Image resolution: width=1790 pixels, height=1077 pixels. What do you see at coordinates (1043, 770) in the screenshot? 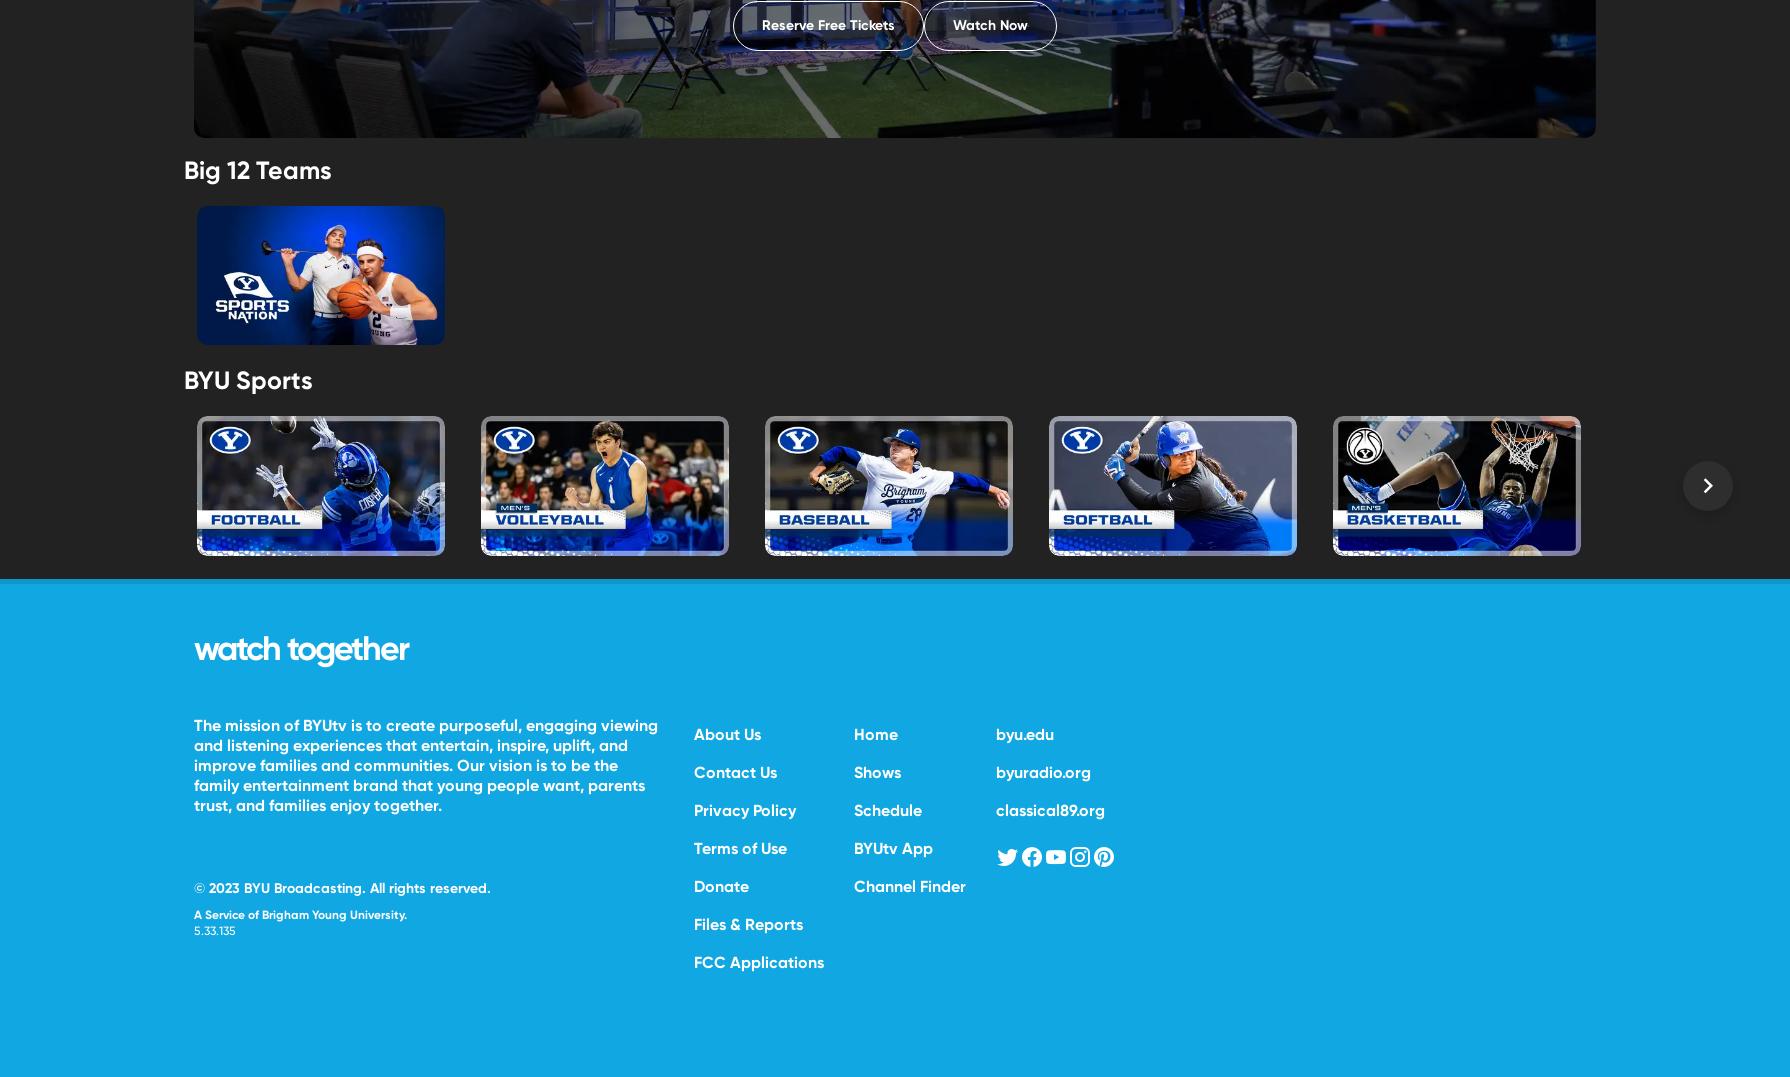
I see `'byuradio.org'` at bounding box center [1043, 770].